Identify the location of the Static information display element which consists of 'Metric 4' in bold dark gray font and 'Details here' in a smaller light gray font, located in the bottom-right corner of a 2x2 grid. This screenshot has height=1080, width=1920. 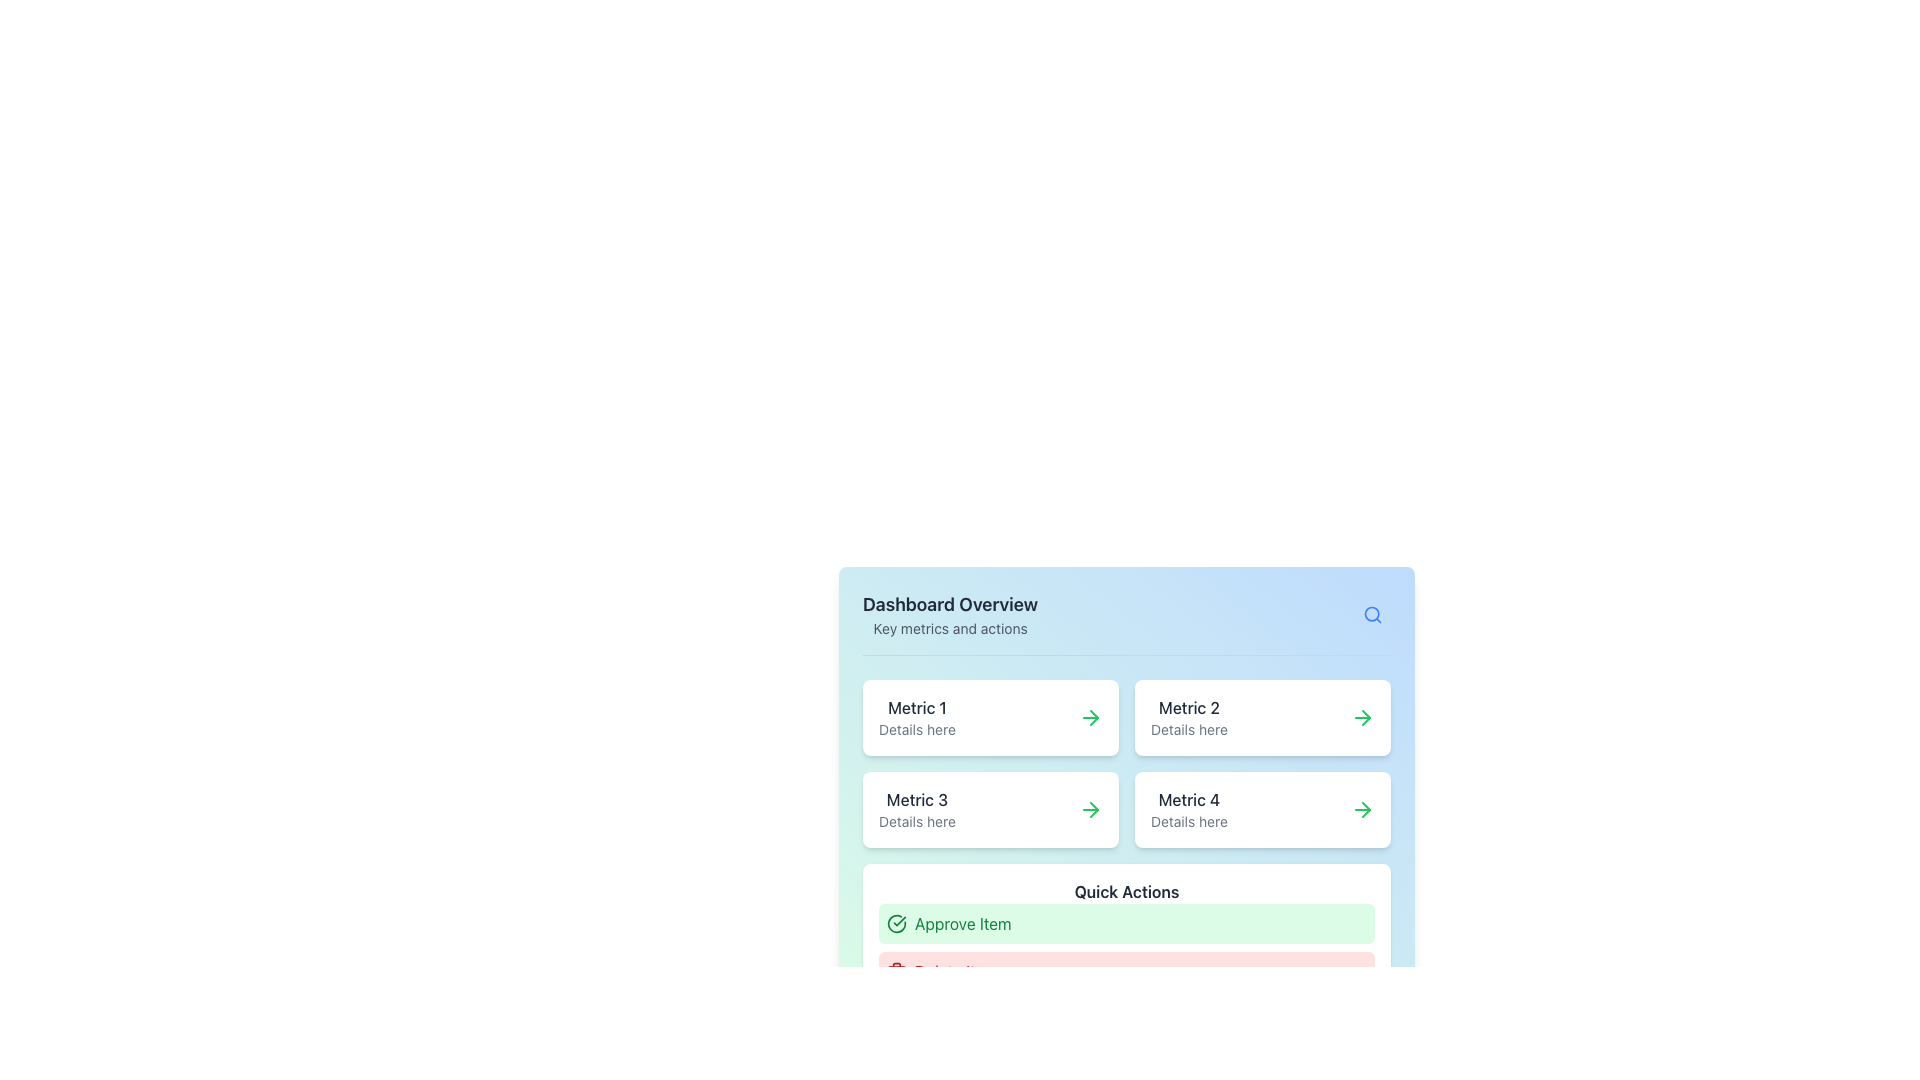
(1189, 810).